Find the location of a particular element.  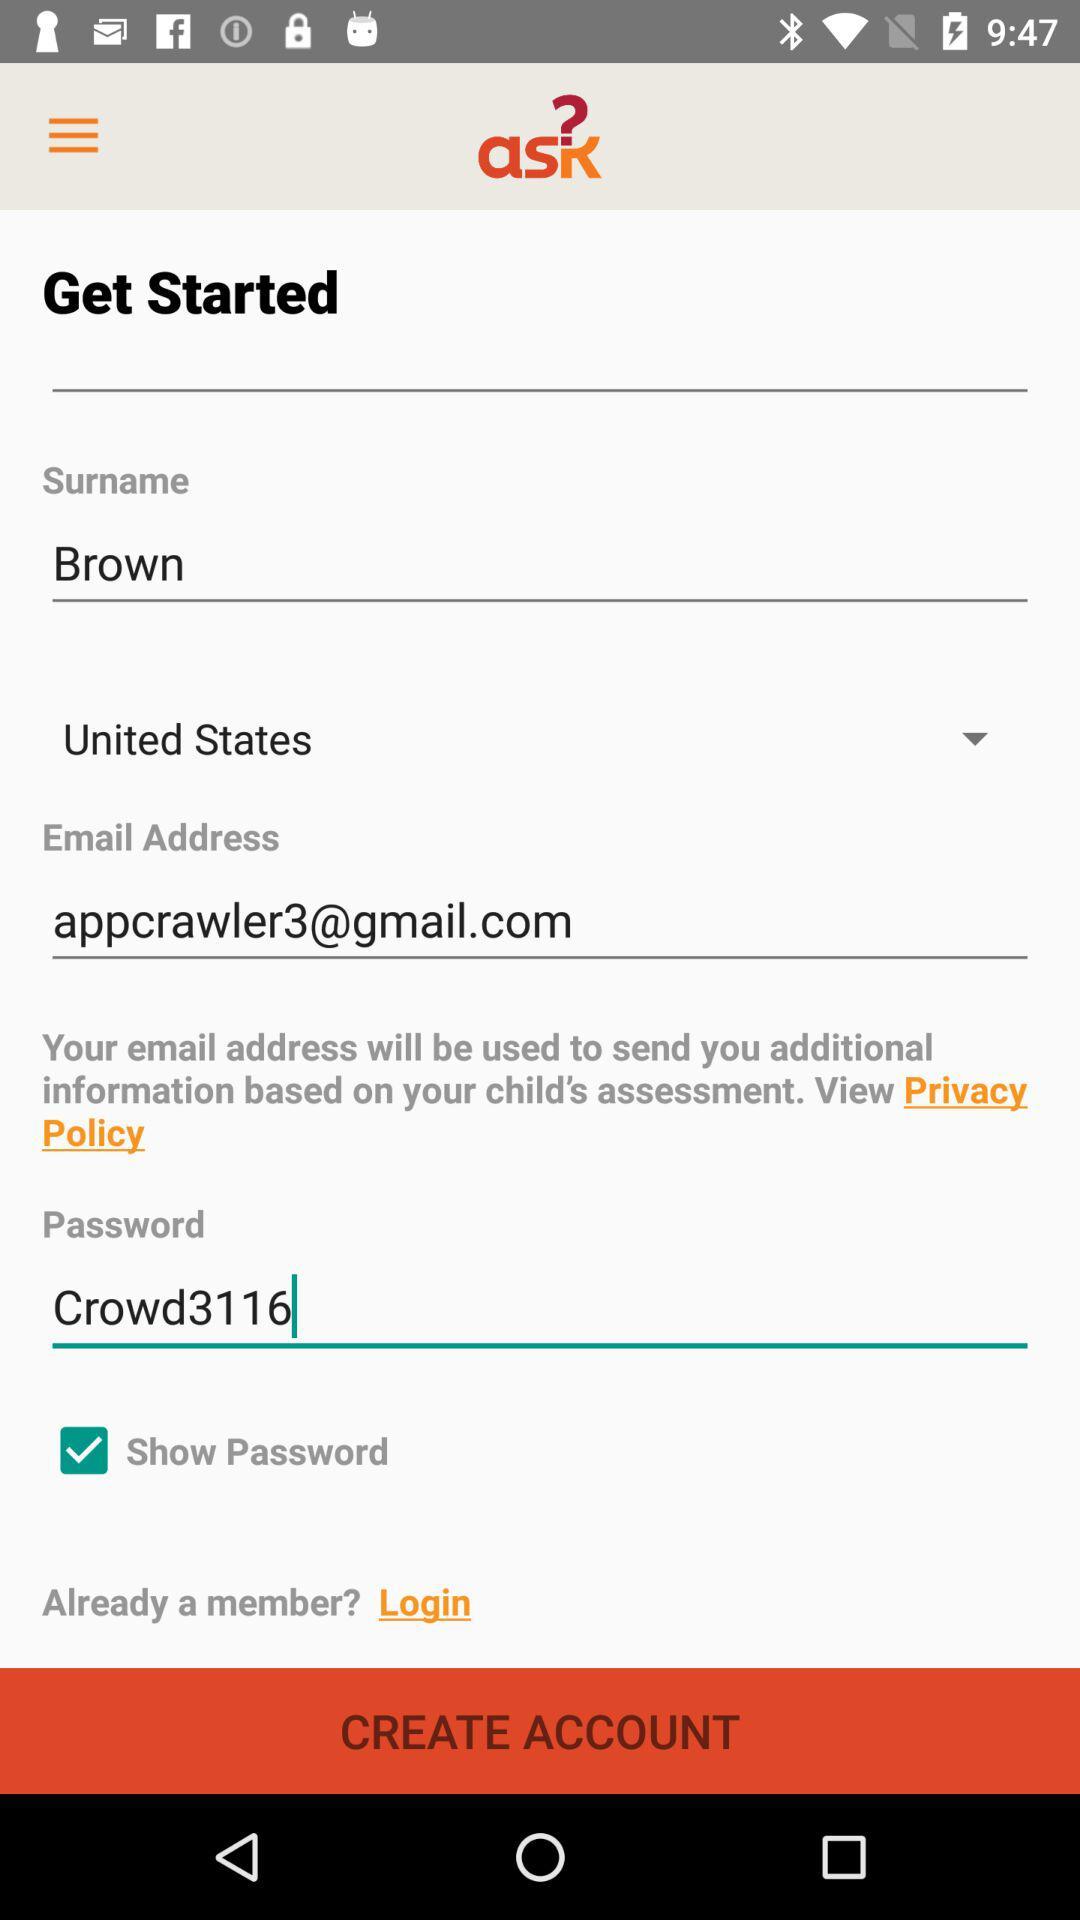

brown is located at coordinates (540, 562).